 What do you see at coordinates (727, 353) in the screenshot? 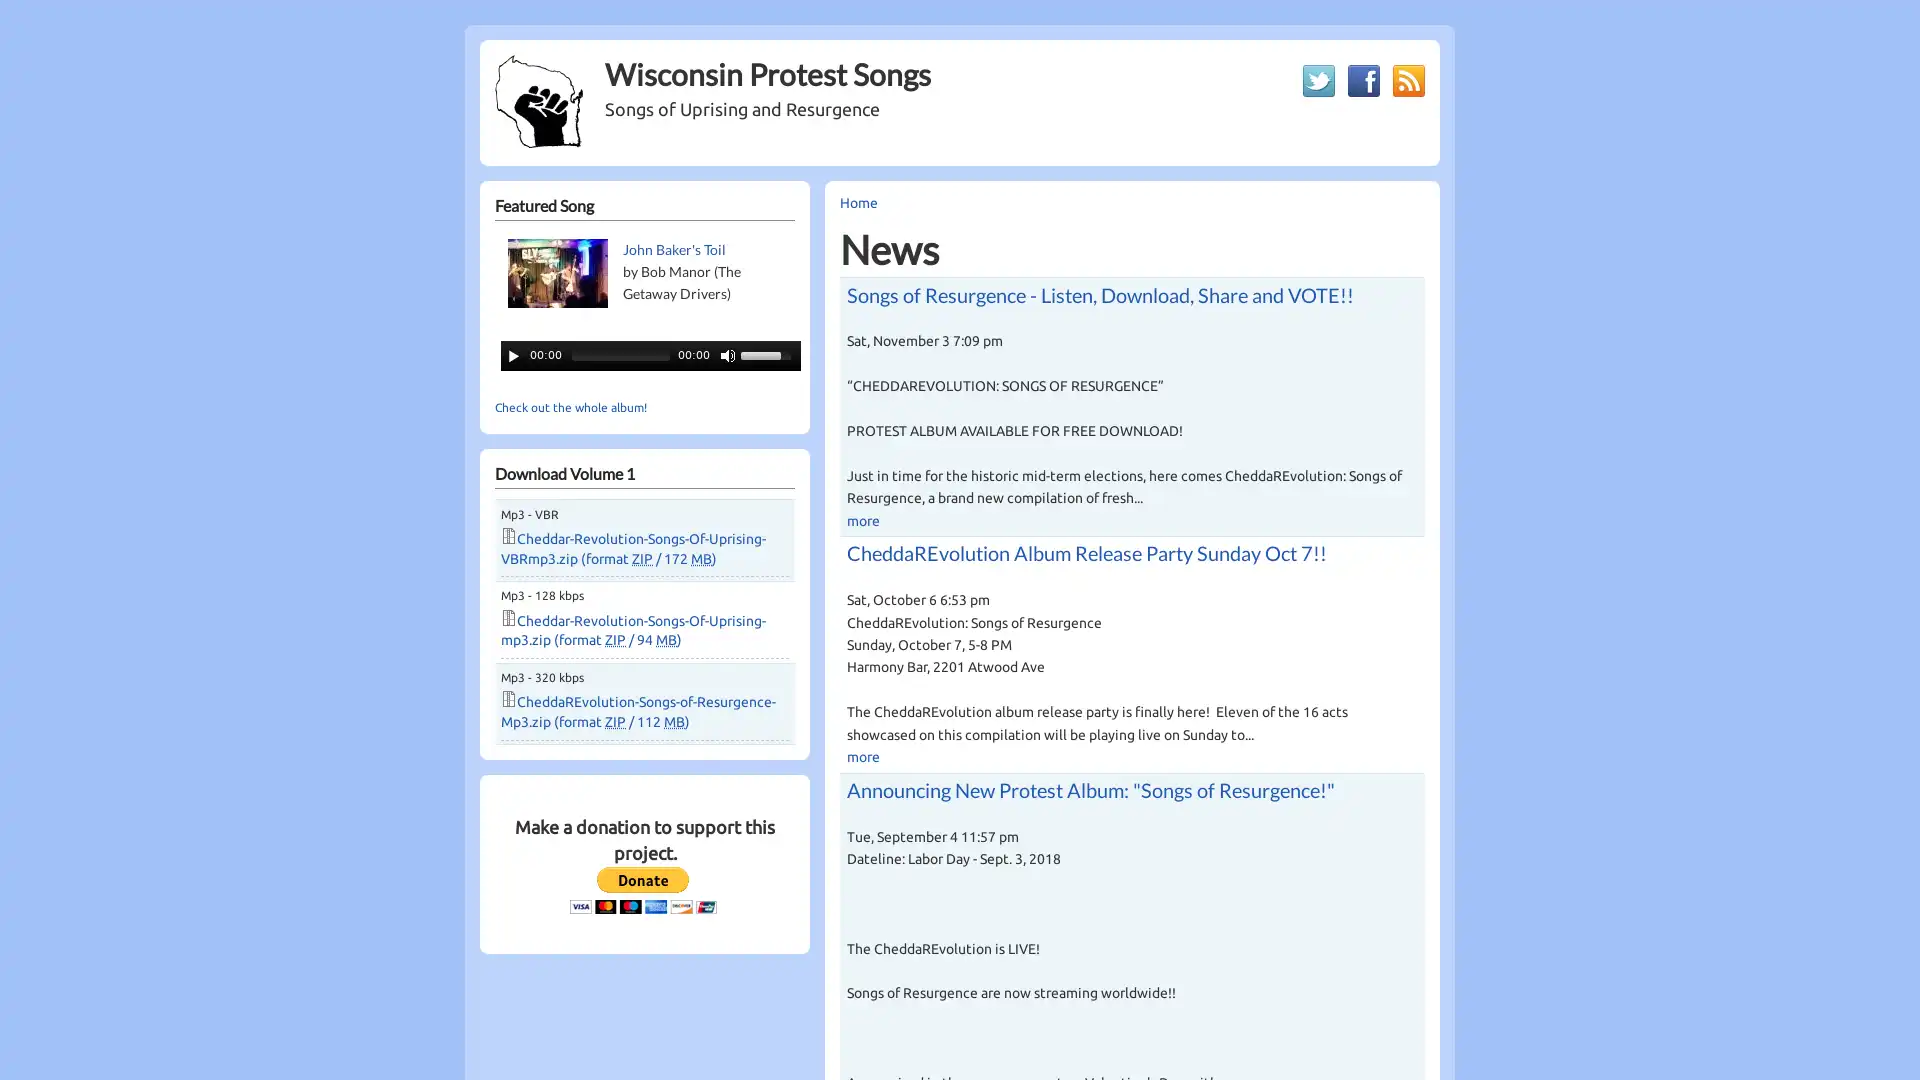
I see `Mute Toggle` at bounding box center [727, 353].